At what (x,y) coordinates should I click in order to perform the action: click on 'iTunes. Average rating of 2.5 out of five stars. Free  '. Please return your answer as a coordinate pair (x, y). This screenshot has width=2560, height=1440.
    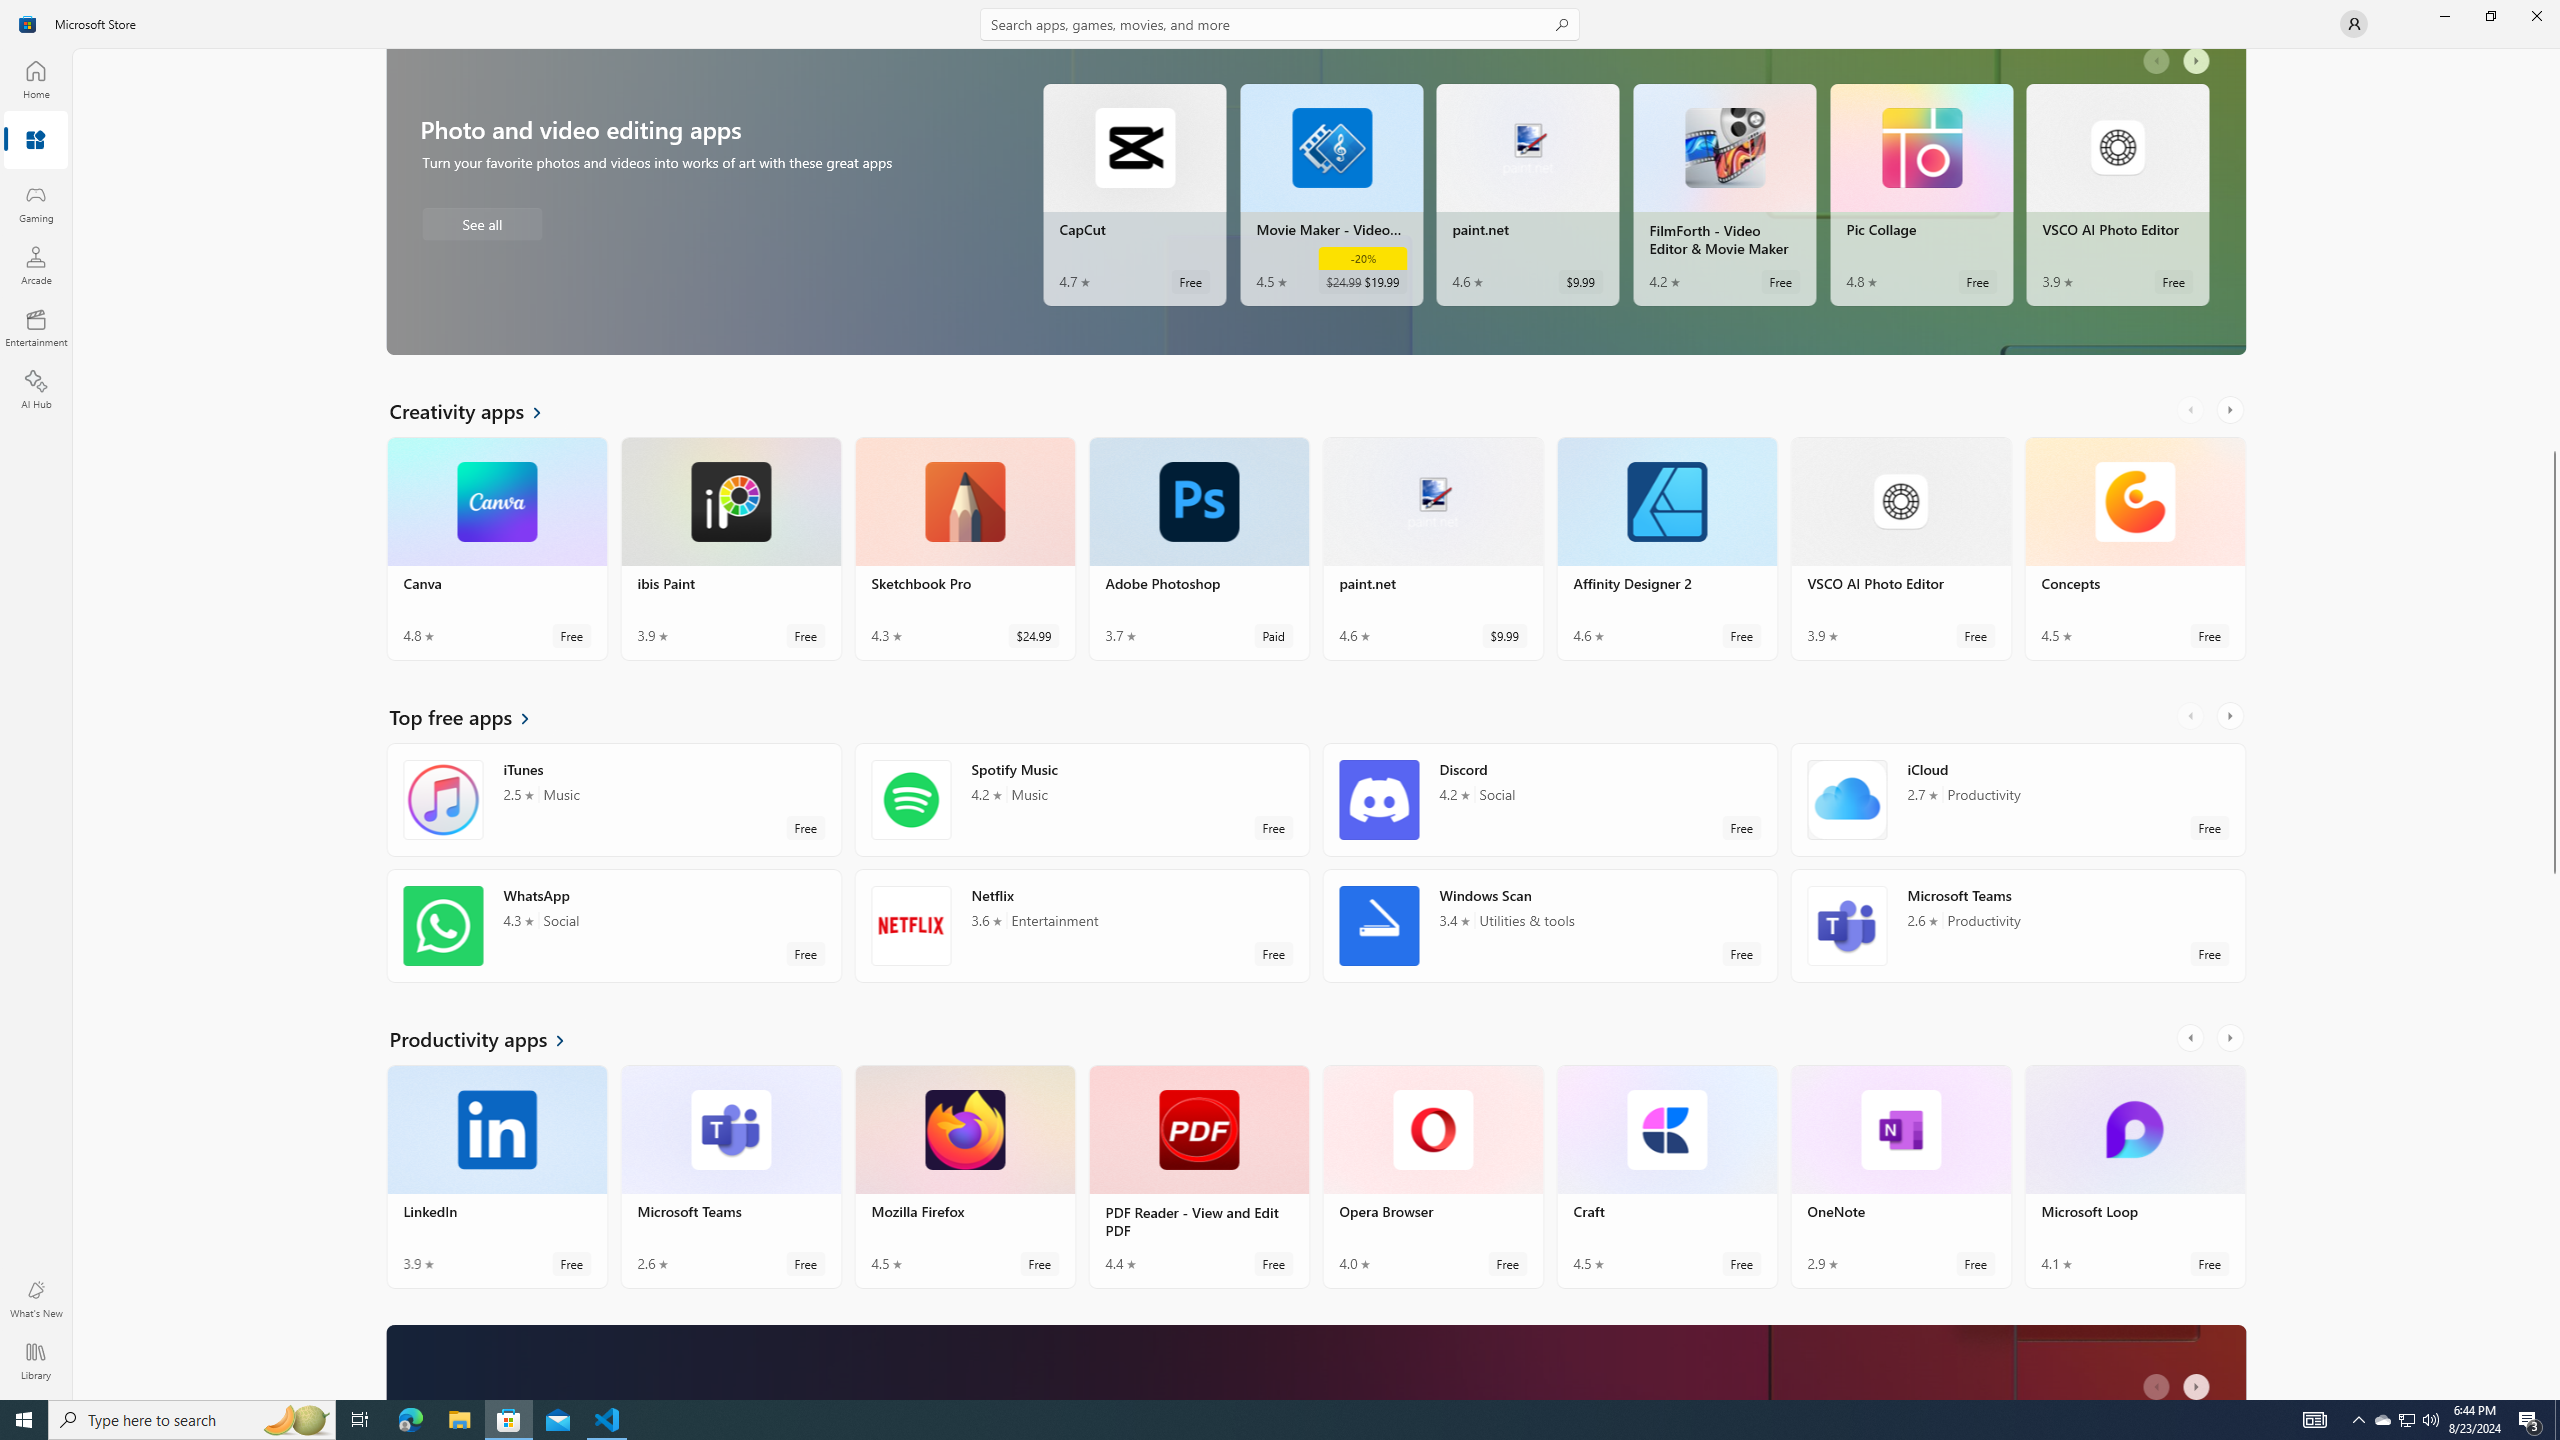
    Looking at the image, I should click on (613, 798).